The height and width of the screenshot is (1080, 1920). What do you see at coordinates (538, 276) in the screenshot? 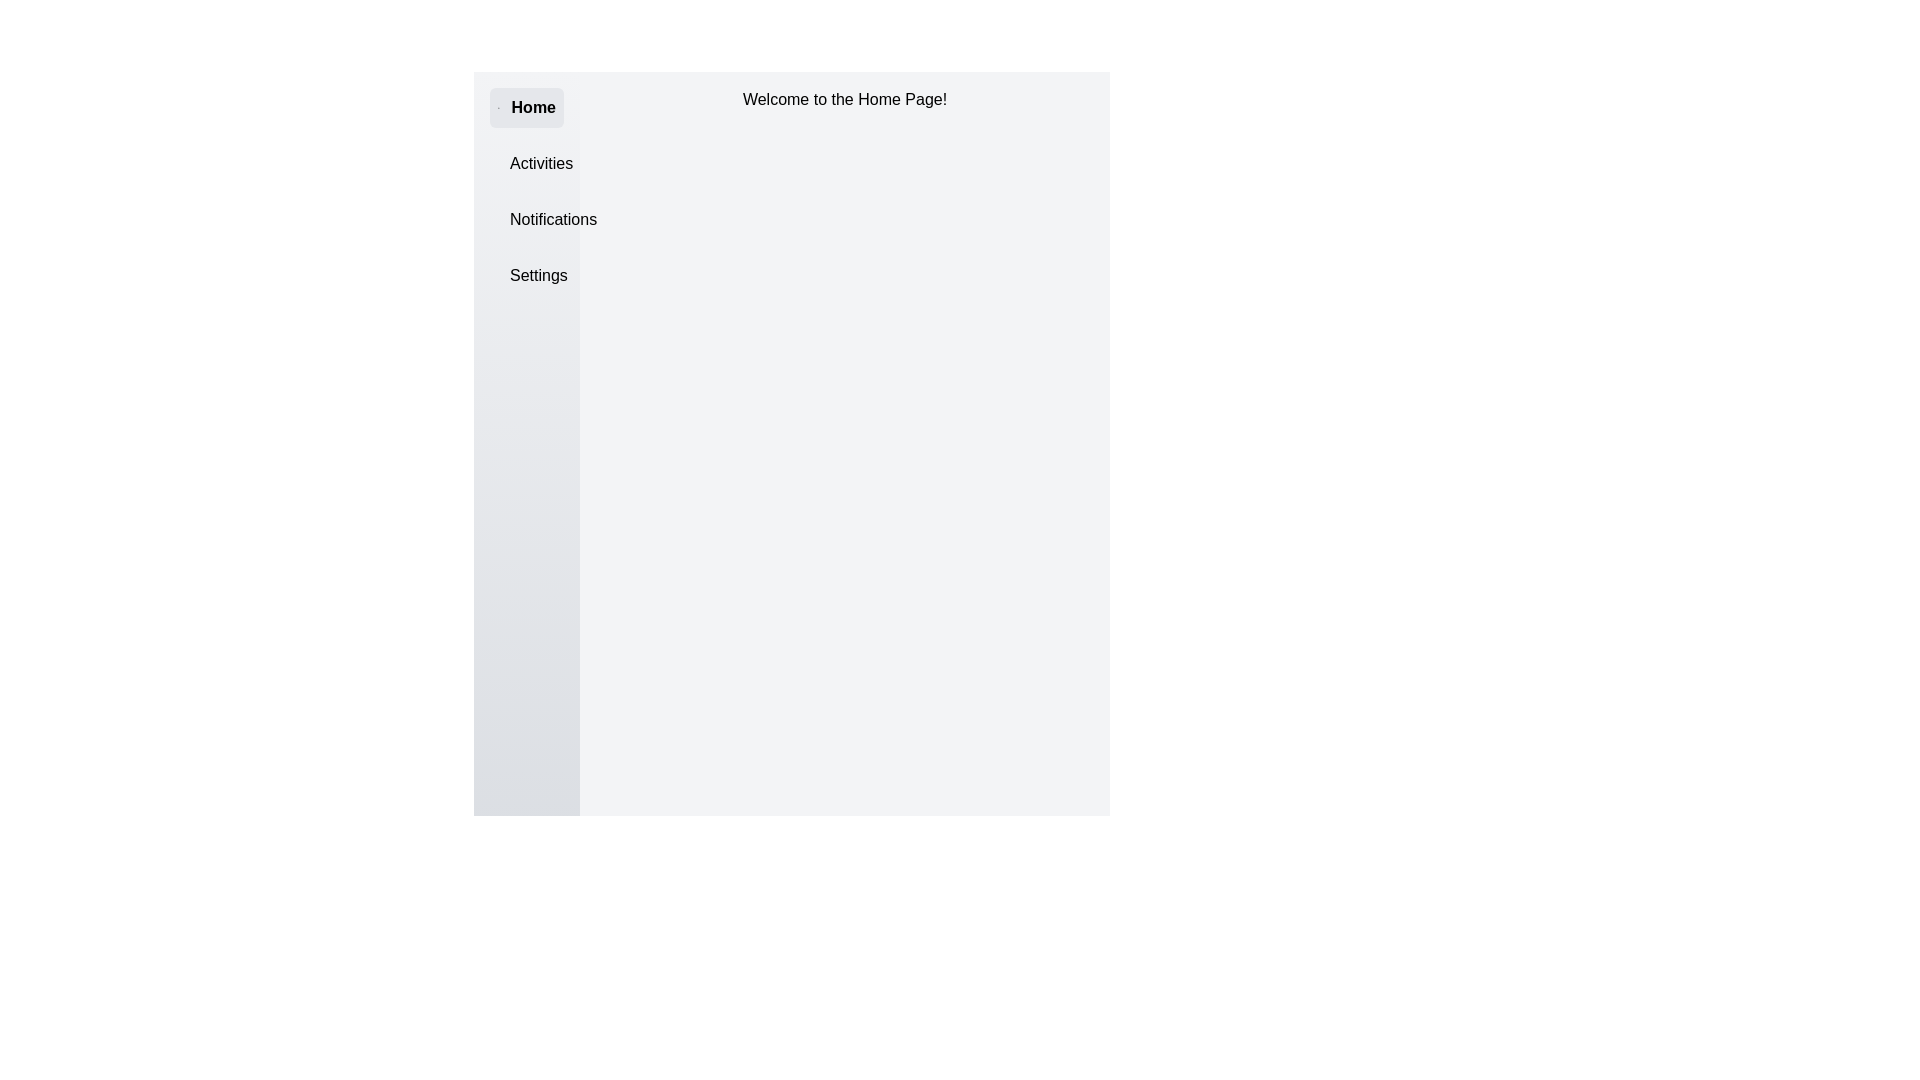
I see `the 'settings' text label, which is styled in capitalized sans-serif font and located near the bottom of a vertical menu, to the right of a gear-shaped icon` at bounding box center [538, 276].